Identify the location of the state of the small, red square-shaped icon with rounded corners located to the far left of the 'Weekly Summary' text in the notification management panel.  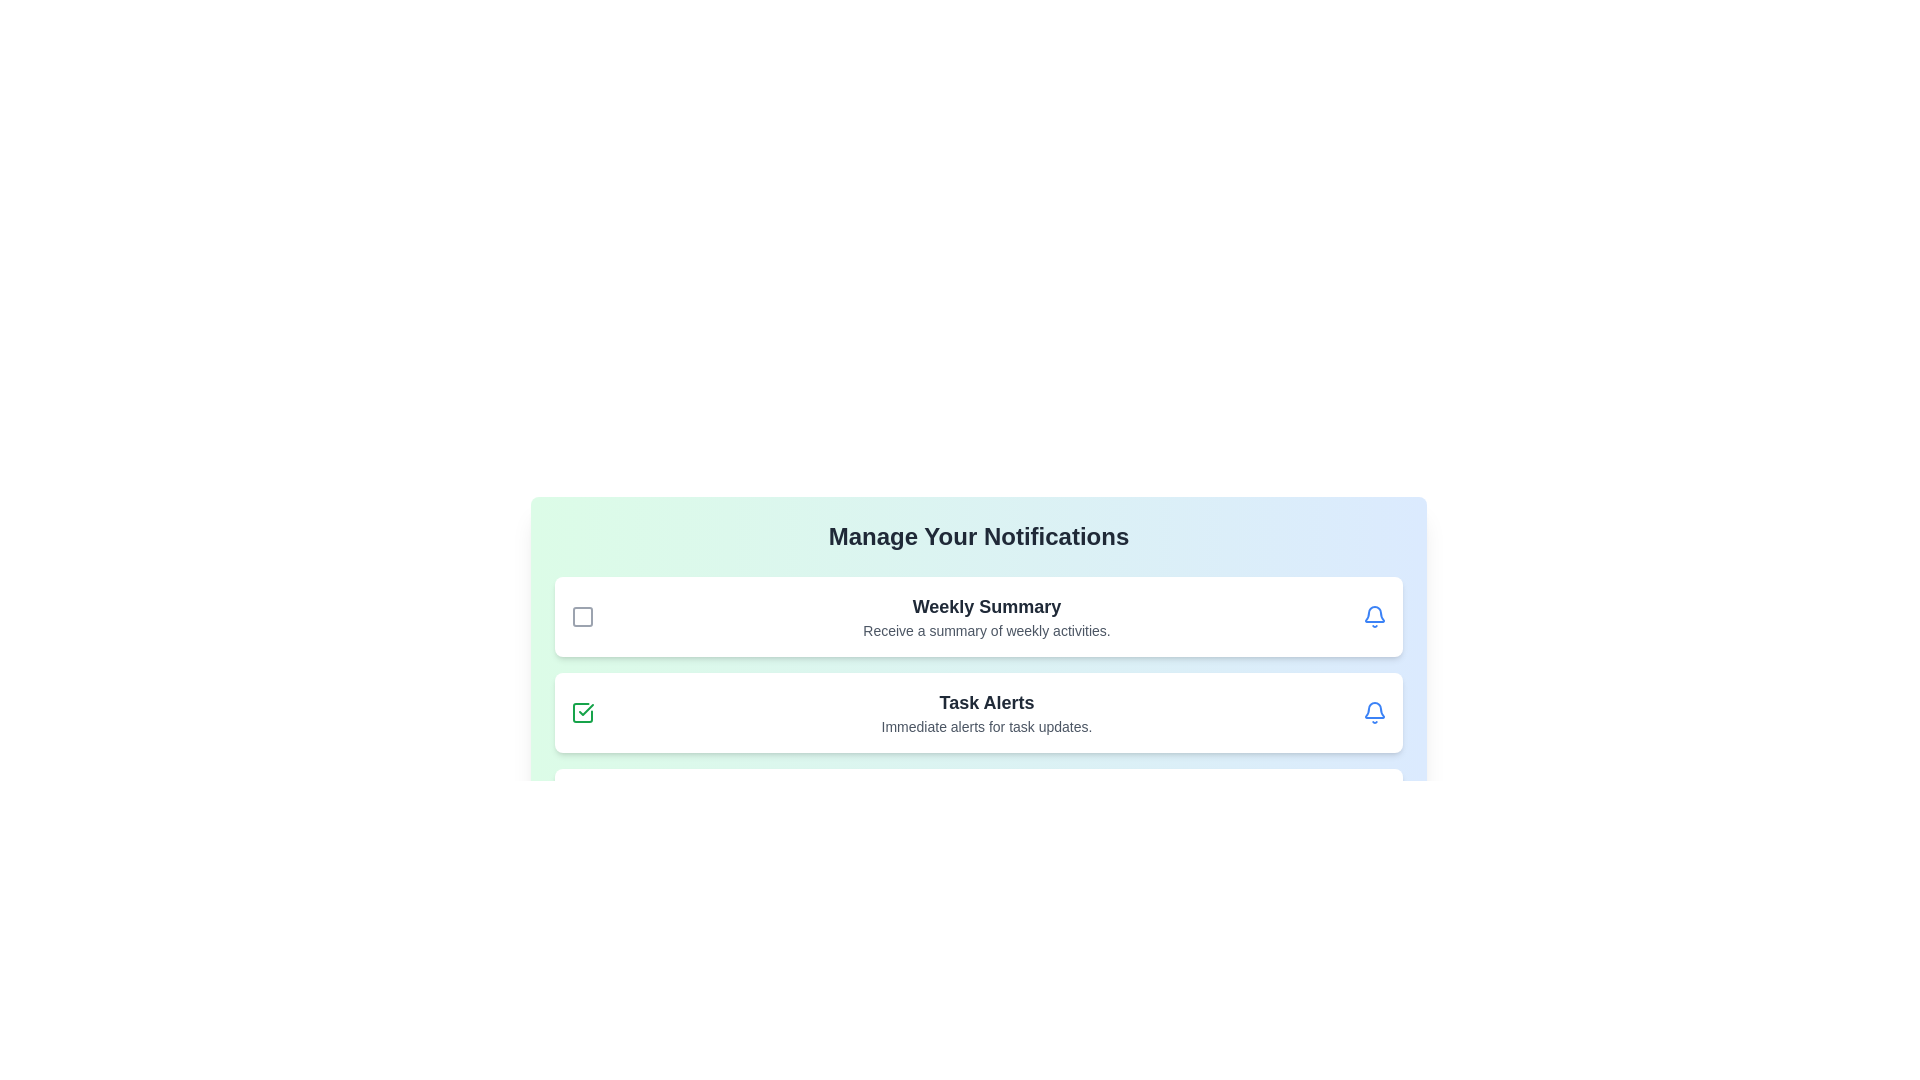
(581, 616).